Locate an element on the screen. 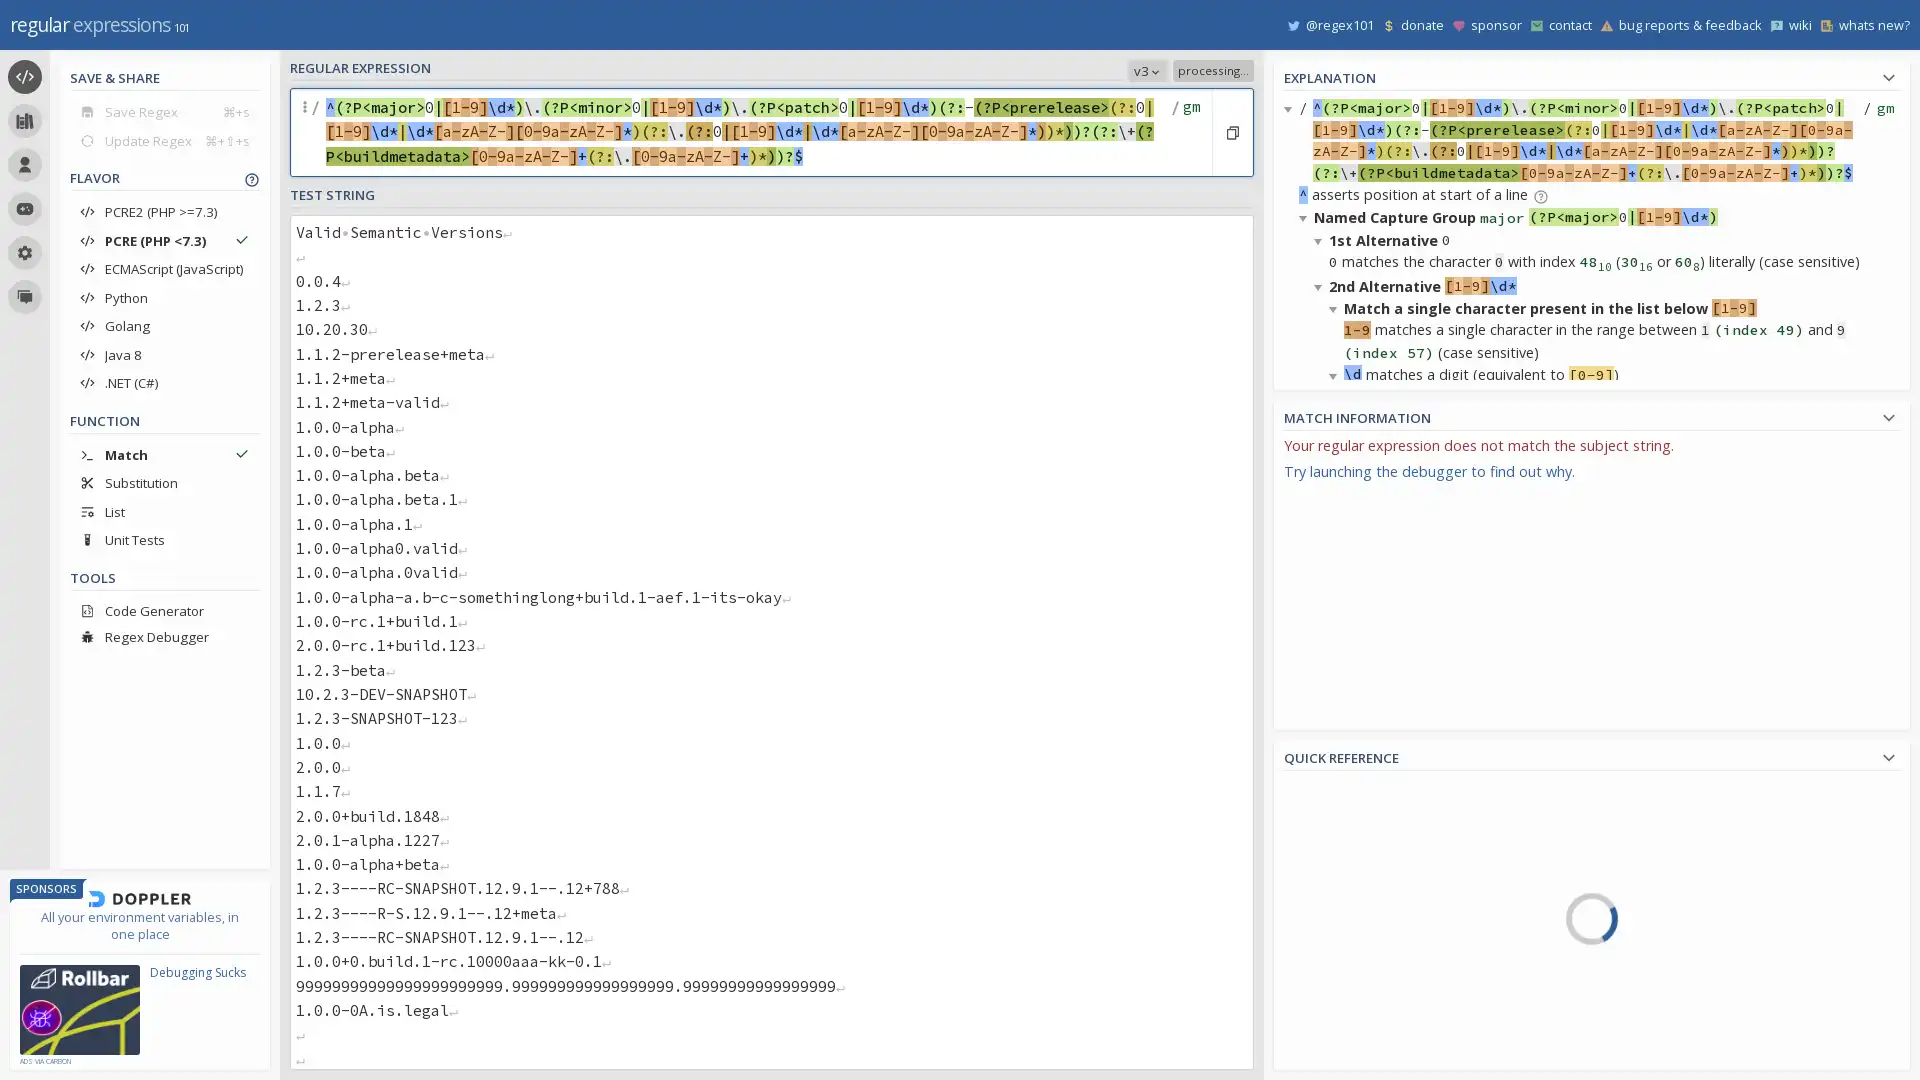 This screenshot has height=1080, width=1920. All Tokens is located at coordinates (1377, 829).